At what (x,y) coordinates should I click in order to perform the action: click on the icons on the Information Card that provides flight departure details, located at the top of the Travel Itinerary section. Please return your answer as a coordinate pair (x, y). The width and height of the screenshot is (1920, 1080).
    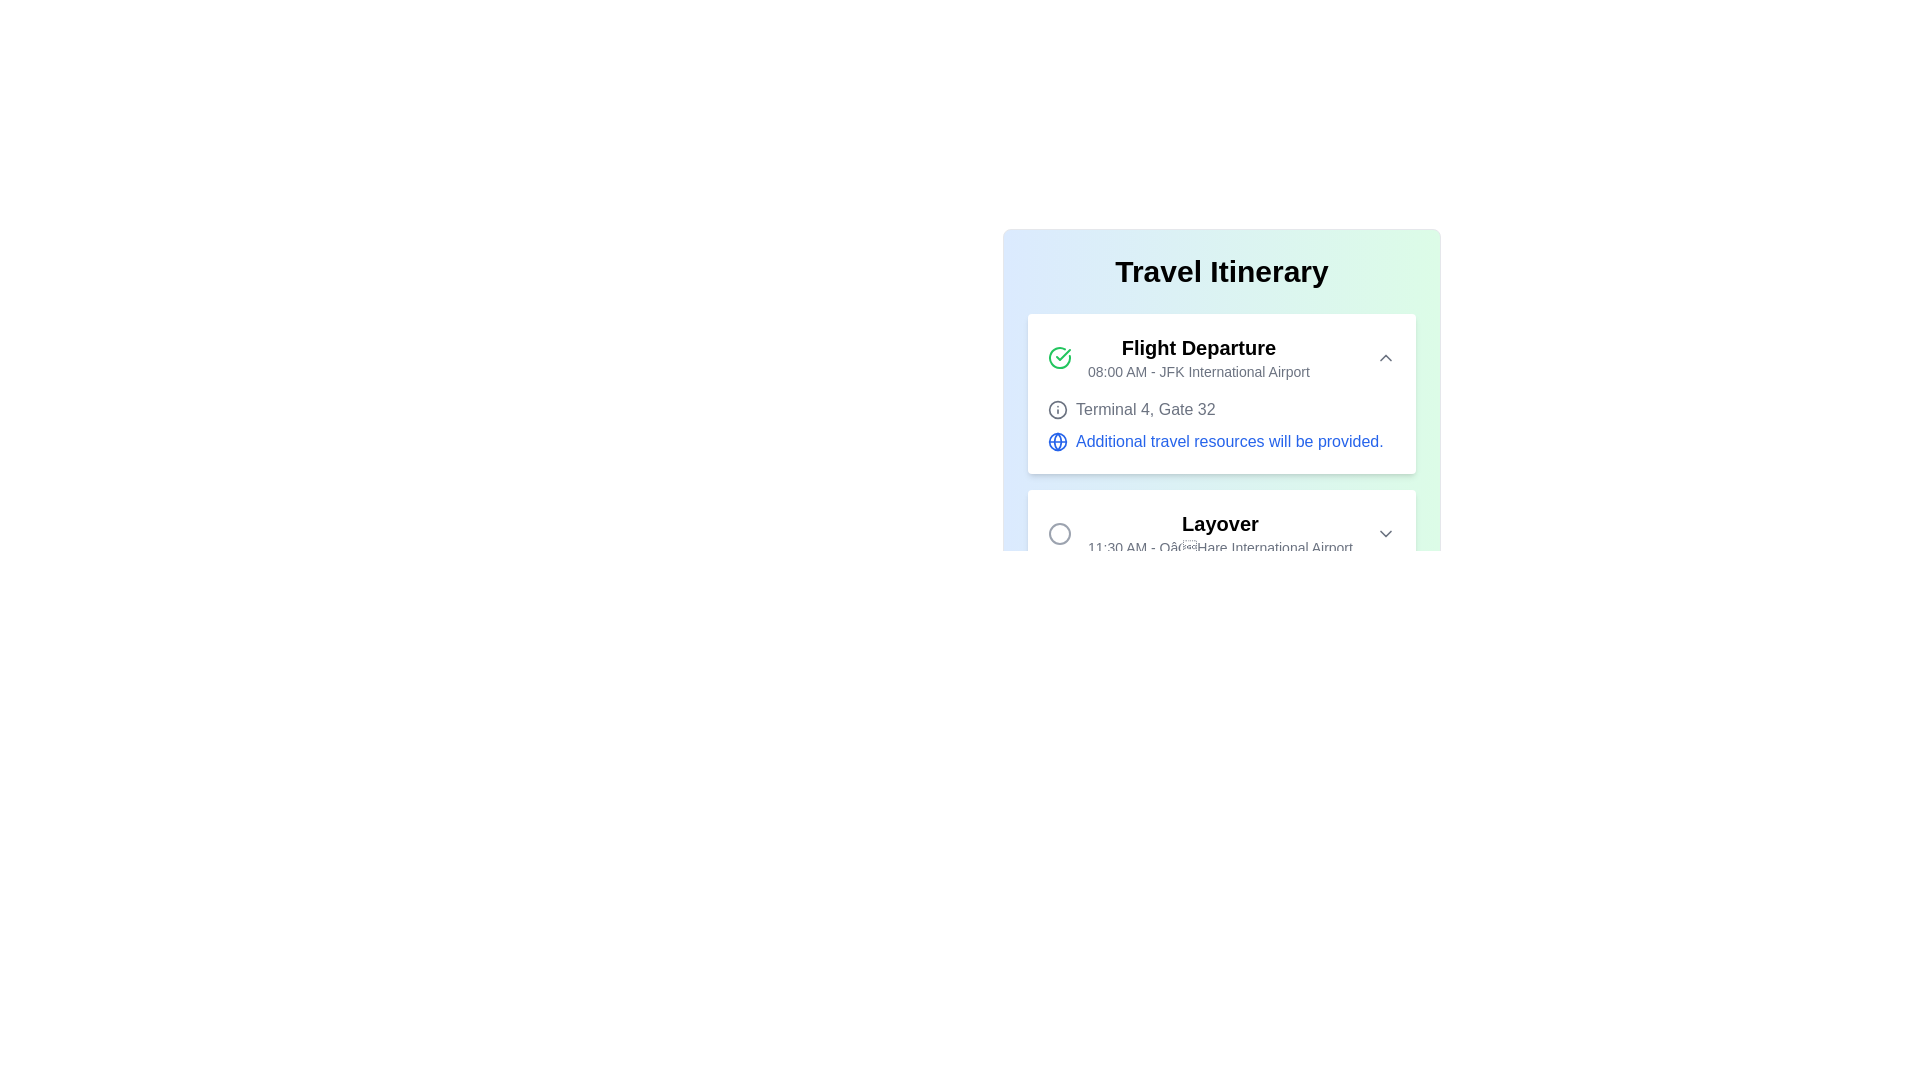
    Looking at the image, I should click on (1221, 393).